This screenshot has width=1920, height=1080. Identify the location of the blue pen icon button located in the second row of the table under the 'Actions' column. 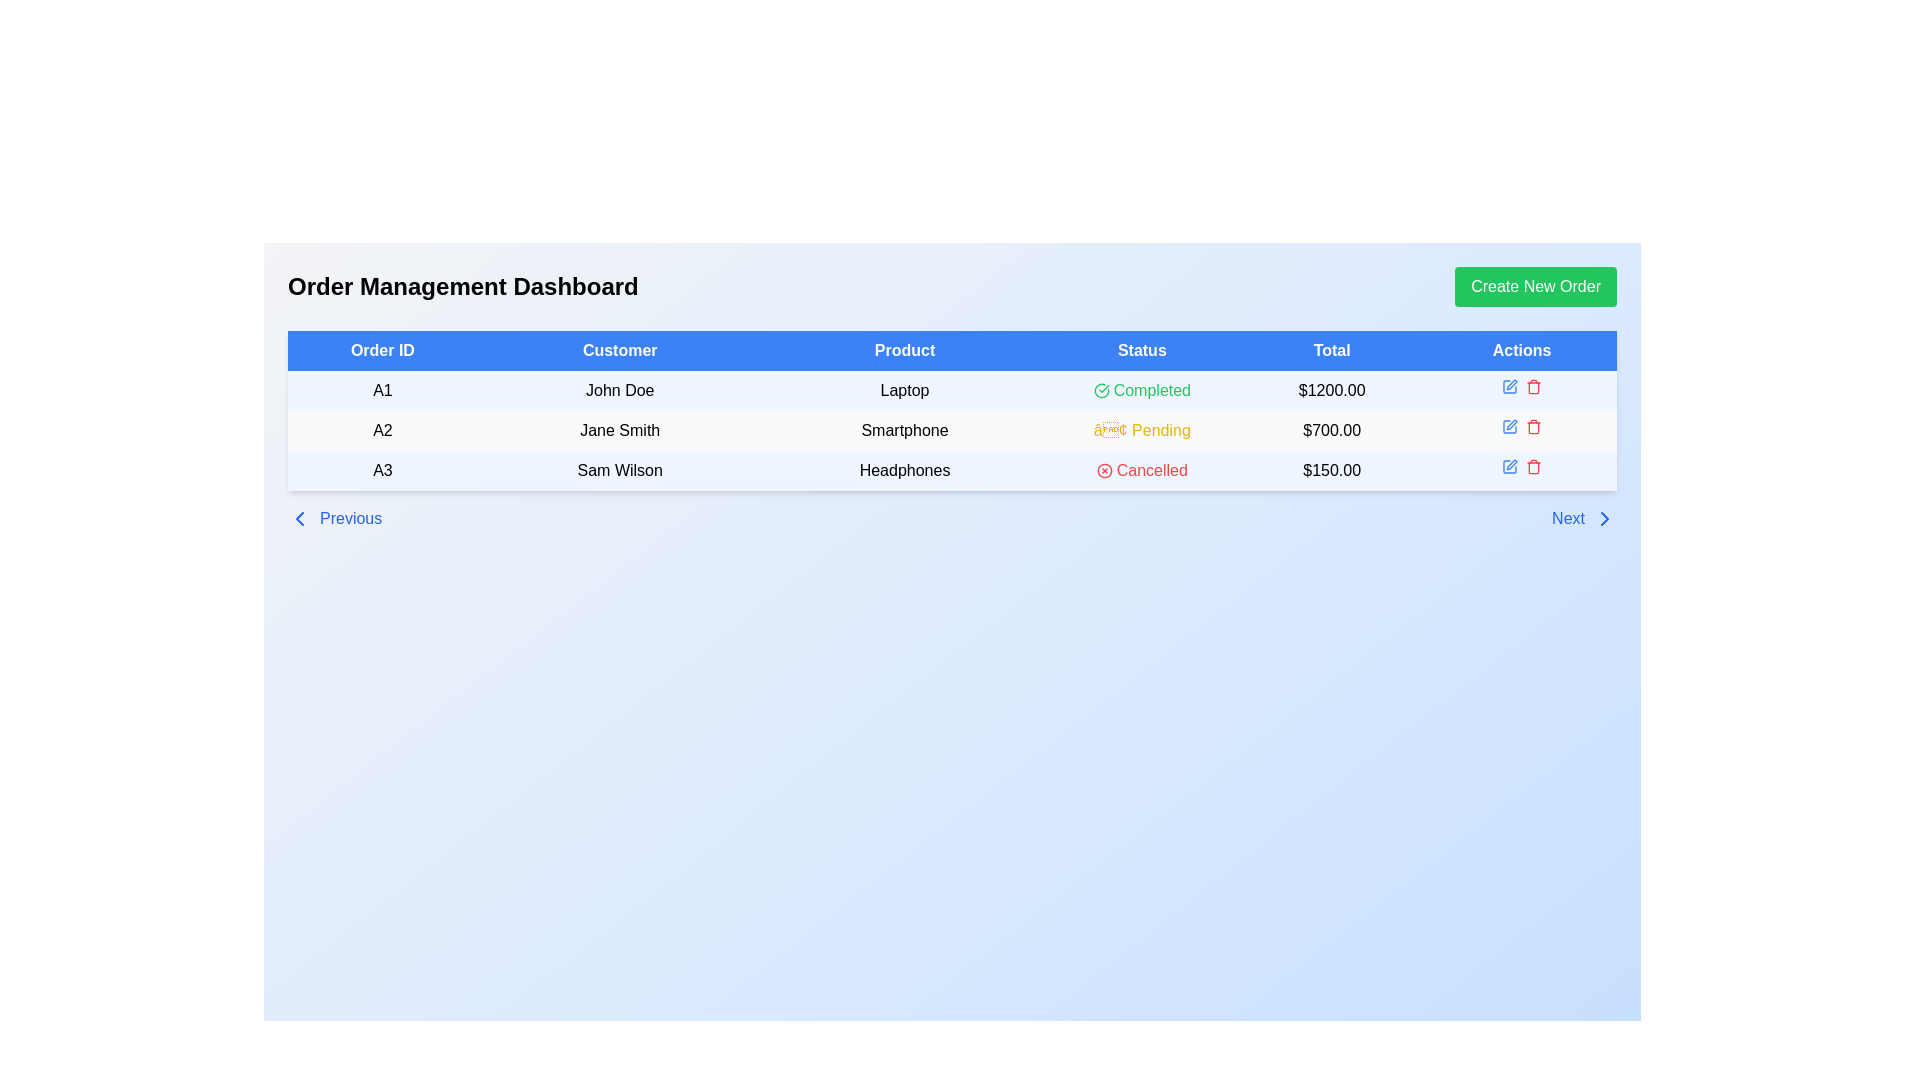
(1510, 426).